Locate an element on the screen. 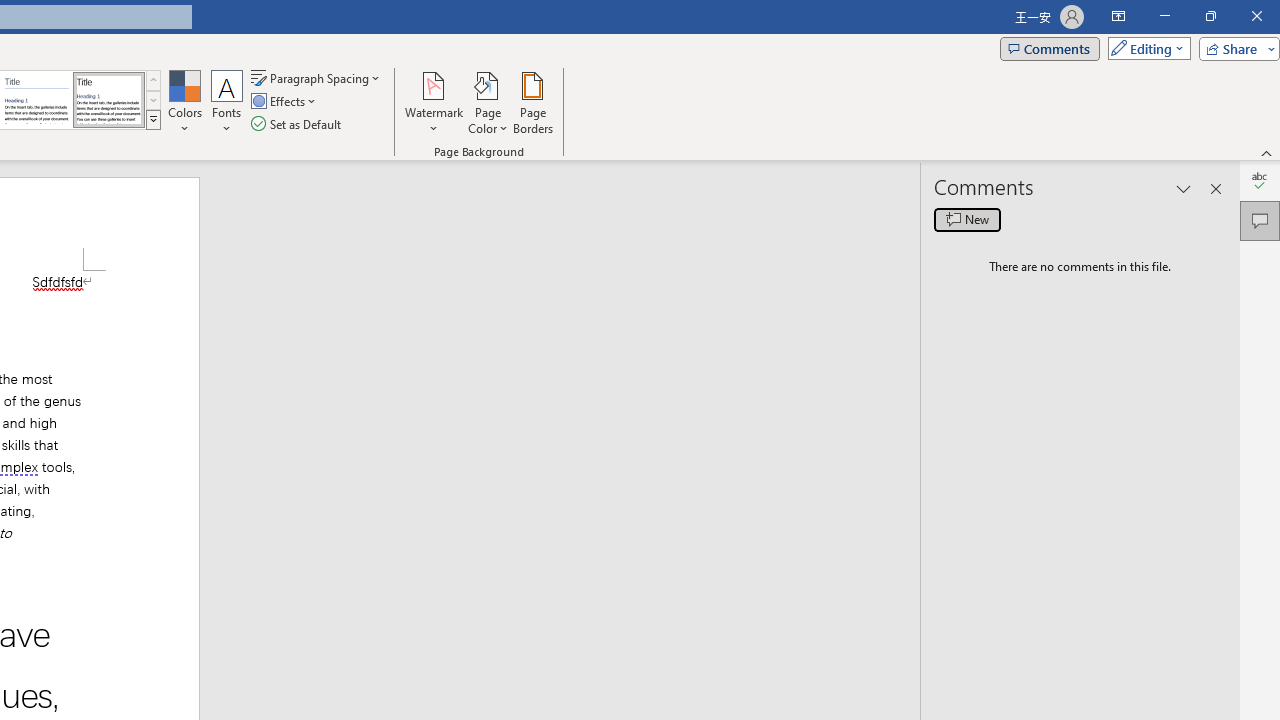 Image resolution: width=1280 pixels, height=720 pixels. 'Set as Default' is located at coordinates (297, 124).